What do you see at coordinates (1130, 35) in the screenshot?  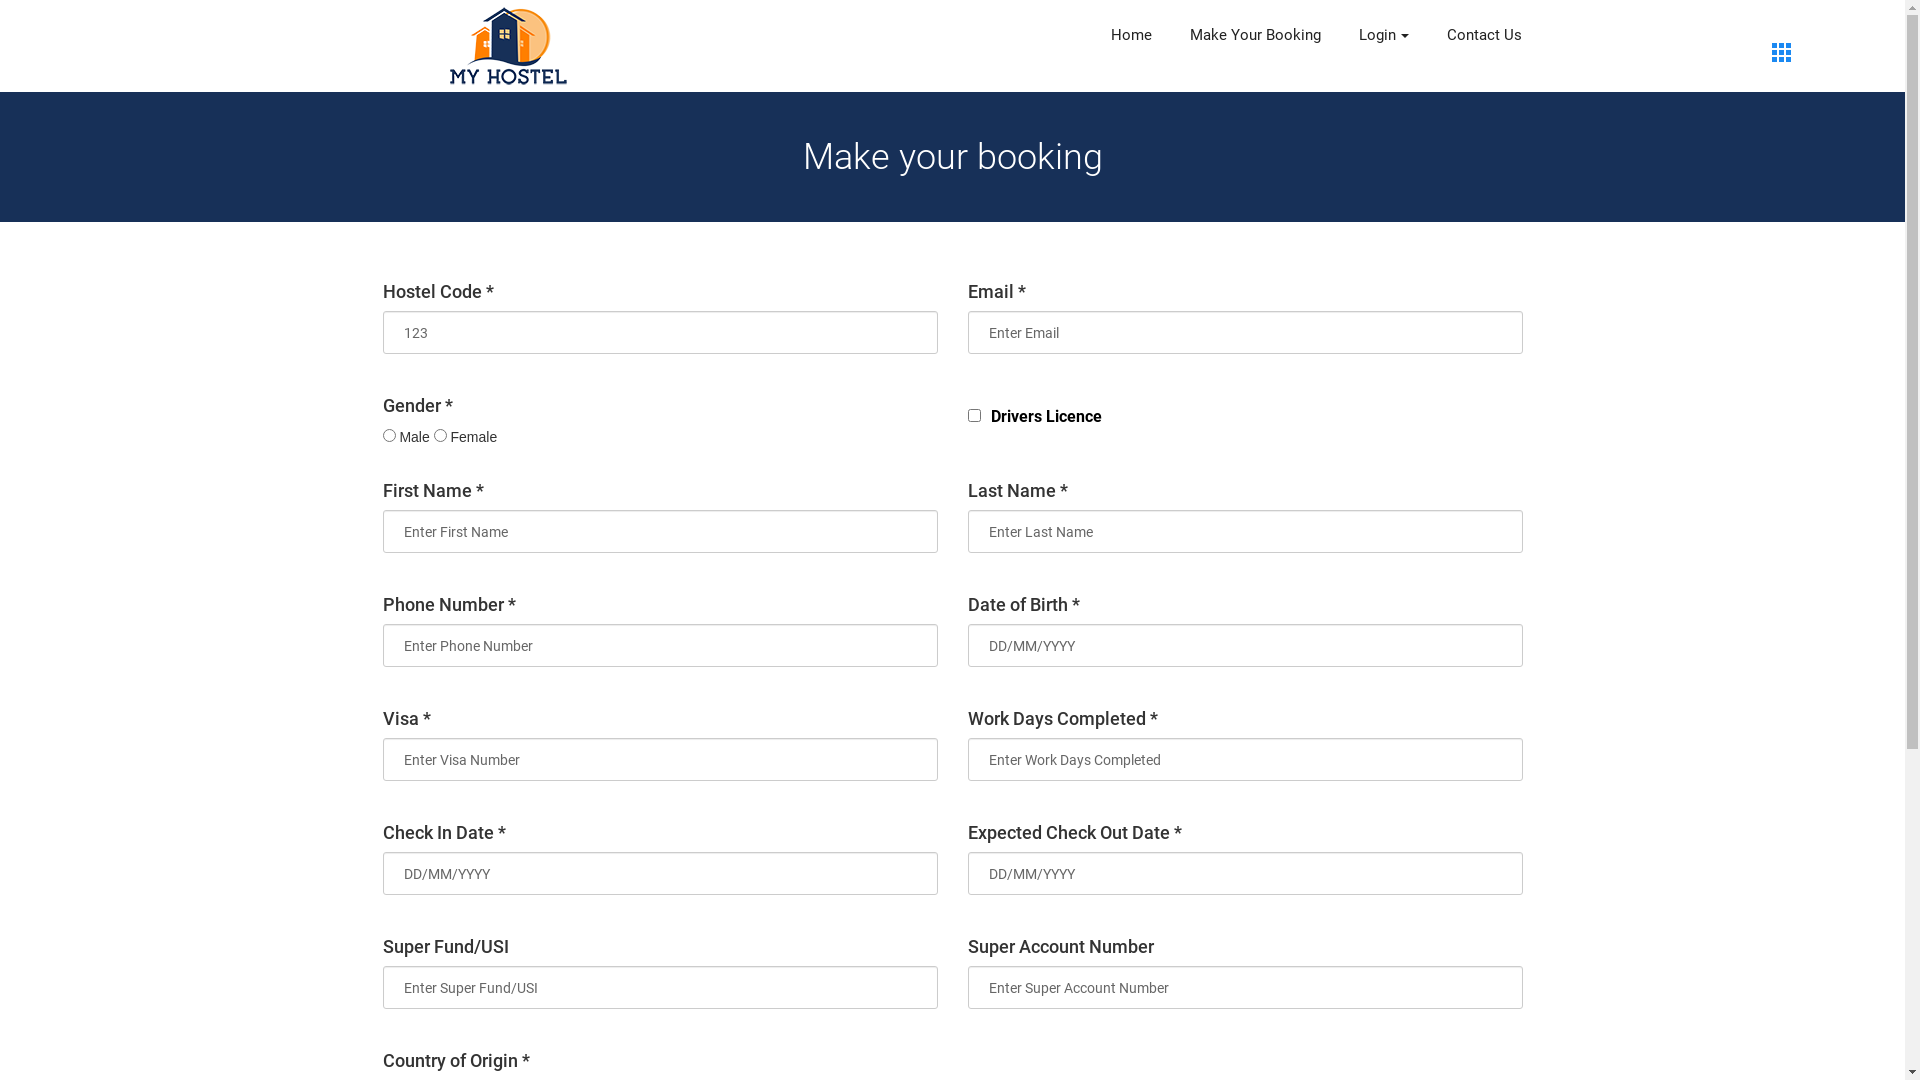 I see `'Home'` at bounding box center [1130, 35].